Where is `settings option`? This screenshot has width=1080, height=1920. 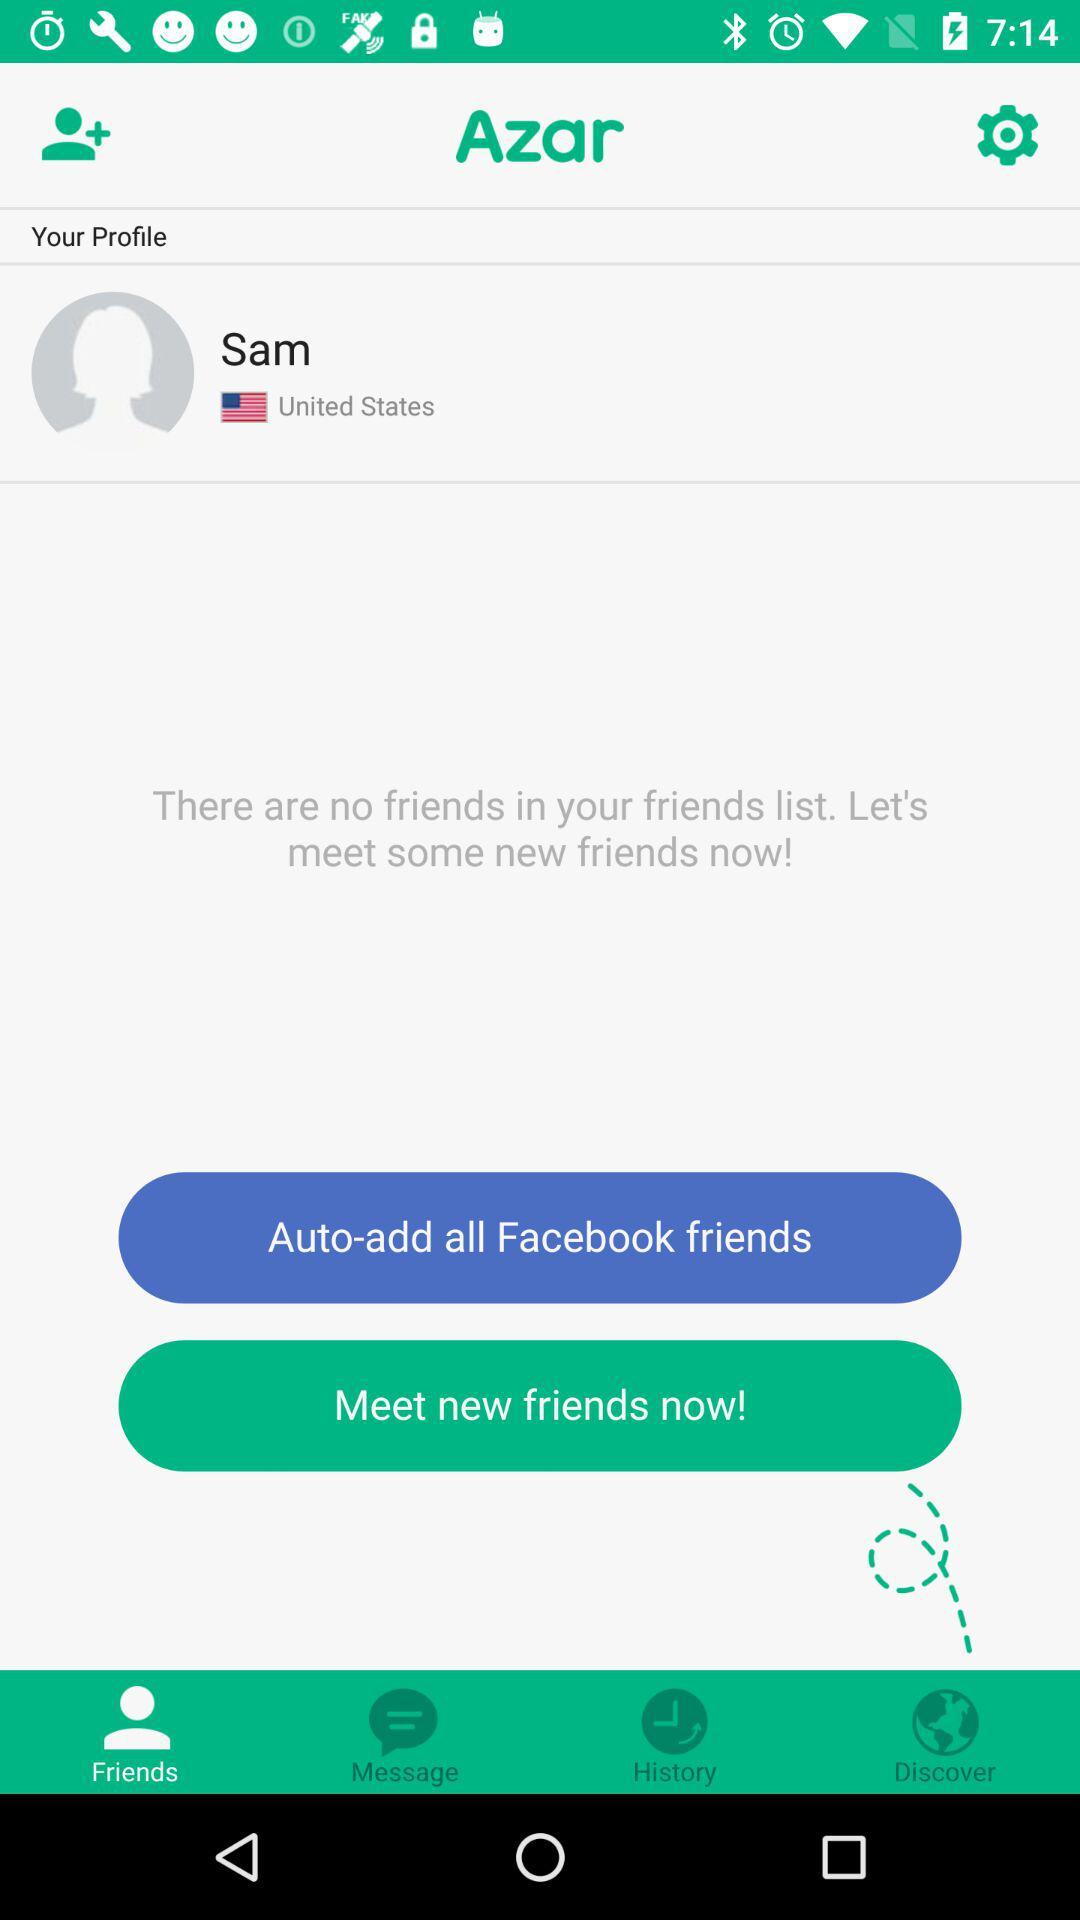
settings option is located at coordinates (1006, 135).